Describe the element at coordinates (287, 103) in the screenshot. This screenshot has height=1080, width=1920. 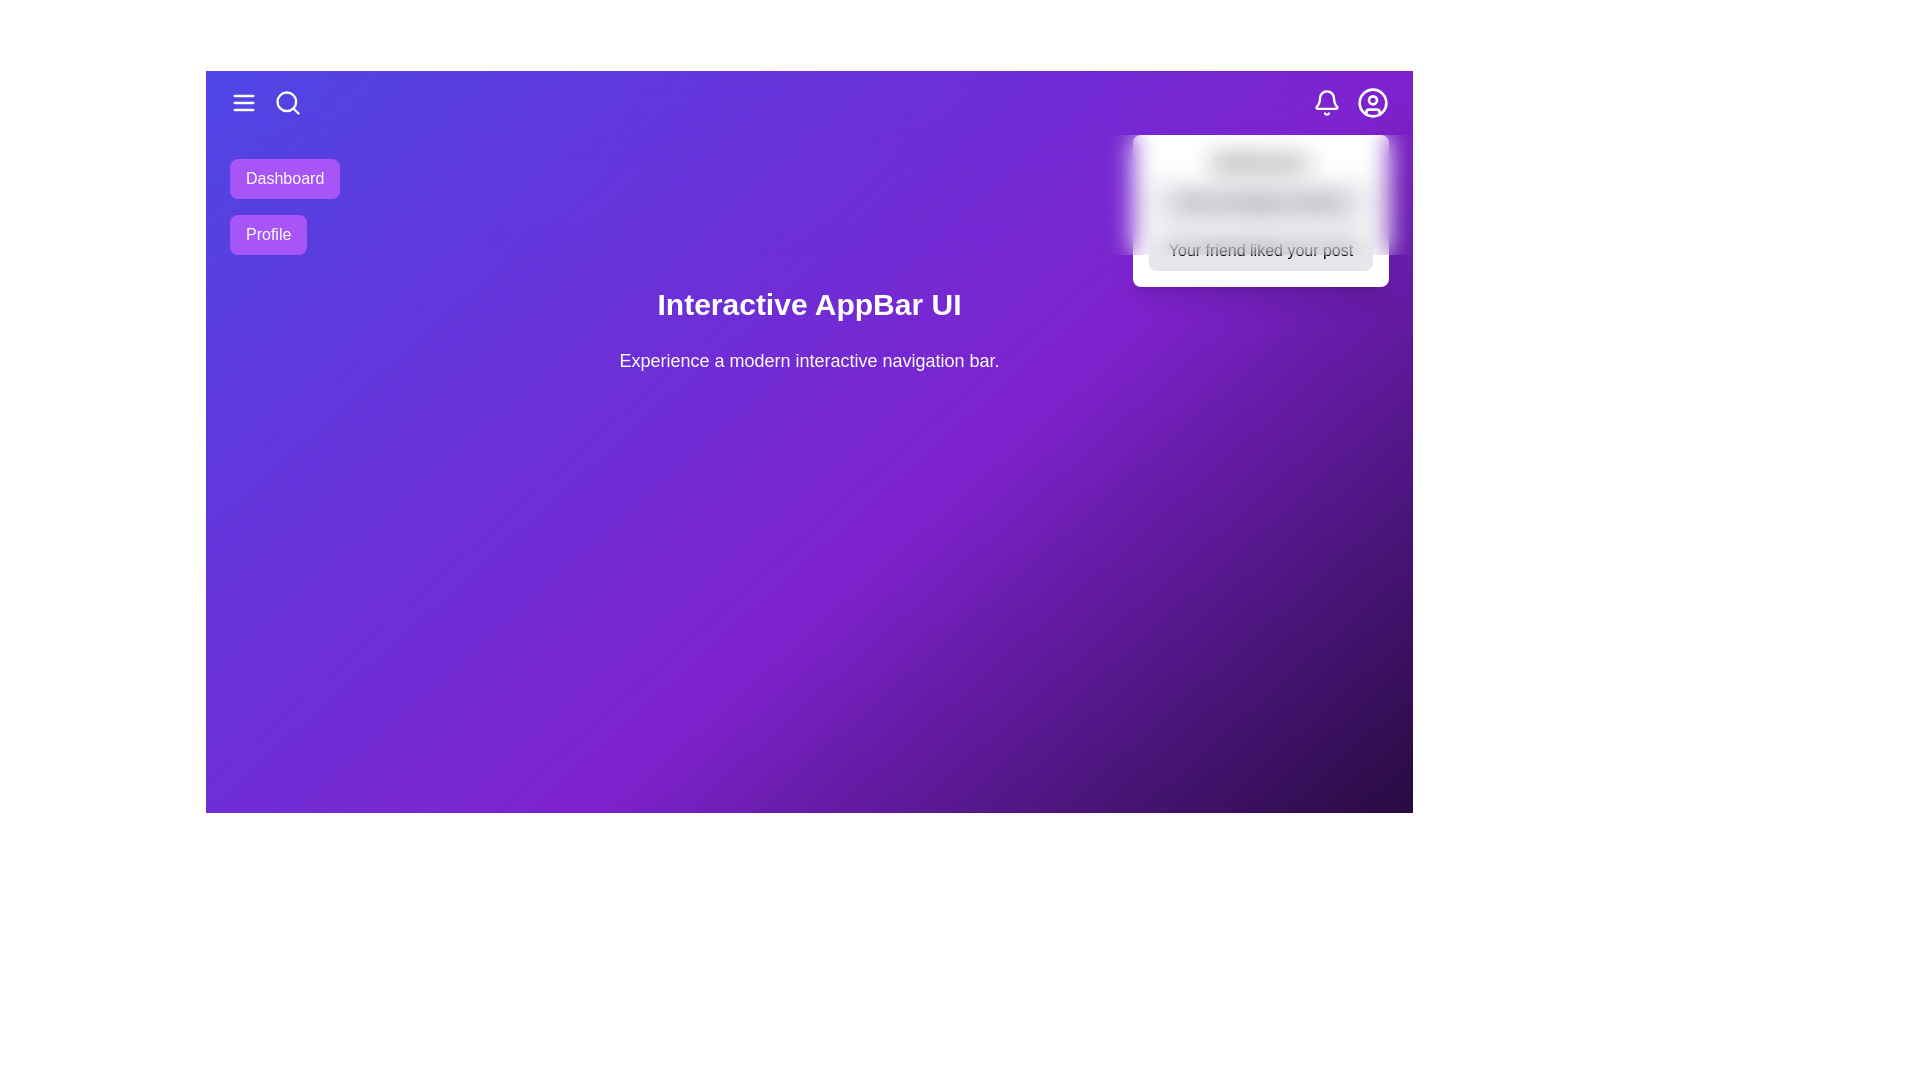
I see `the search icon to initiate a search` at that location.